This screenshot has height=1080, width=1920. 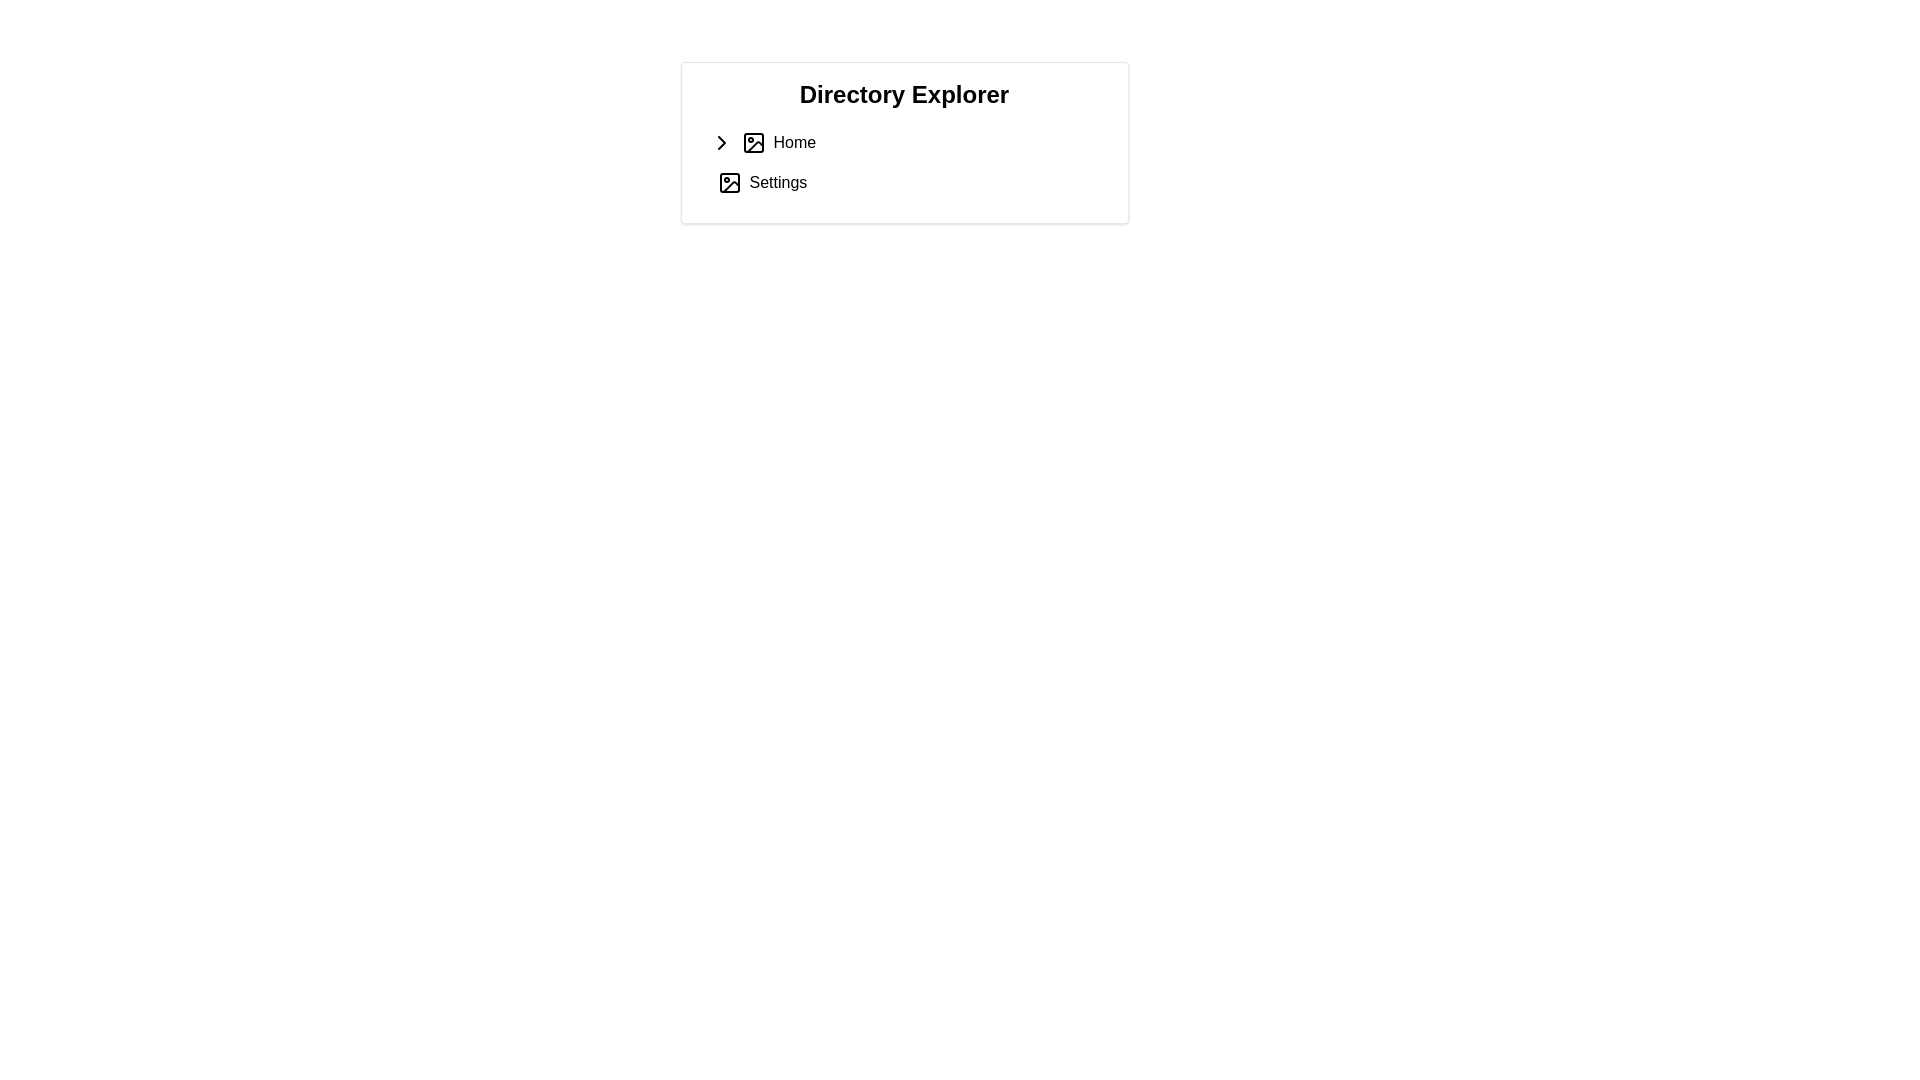 I want to click on the SVG rectangle element with rounded corners located at the top-left corner of the icon, which is part of a minimalist design, so click(x=752, y=141).